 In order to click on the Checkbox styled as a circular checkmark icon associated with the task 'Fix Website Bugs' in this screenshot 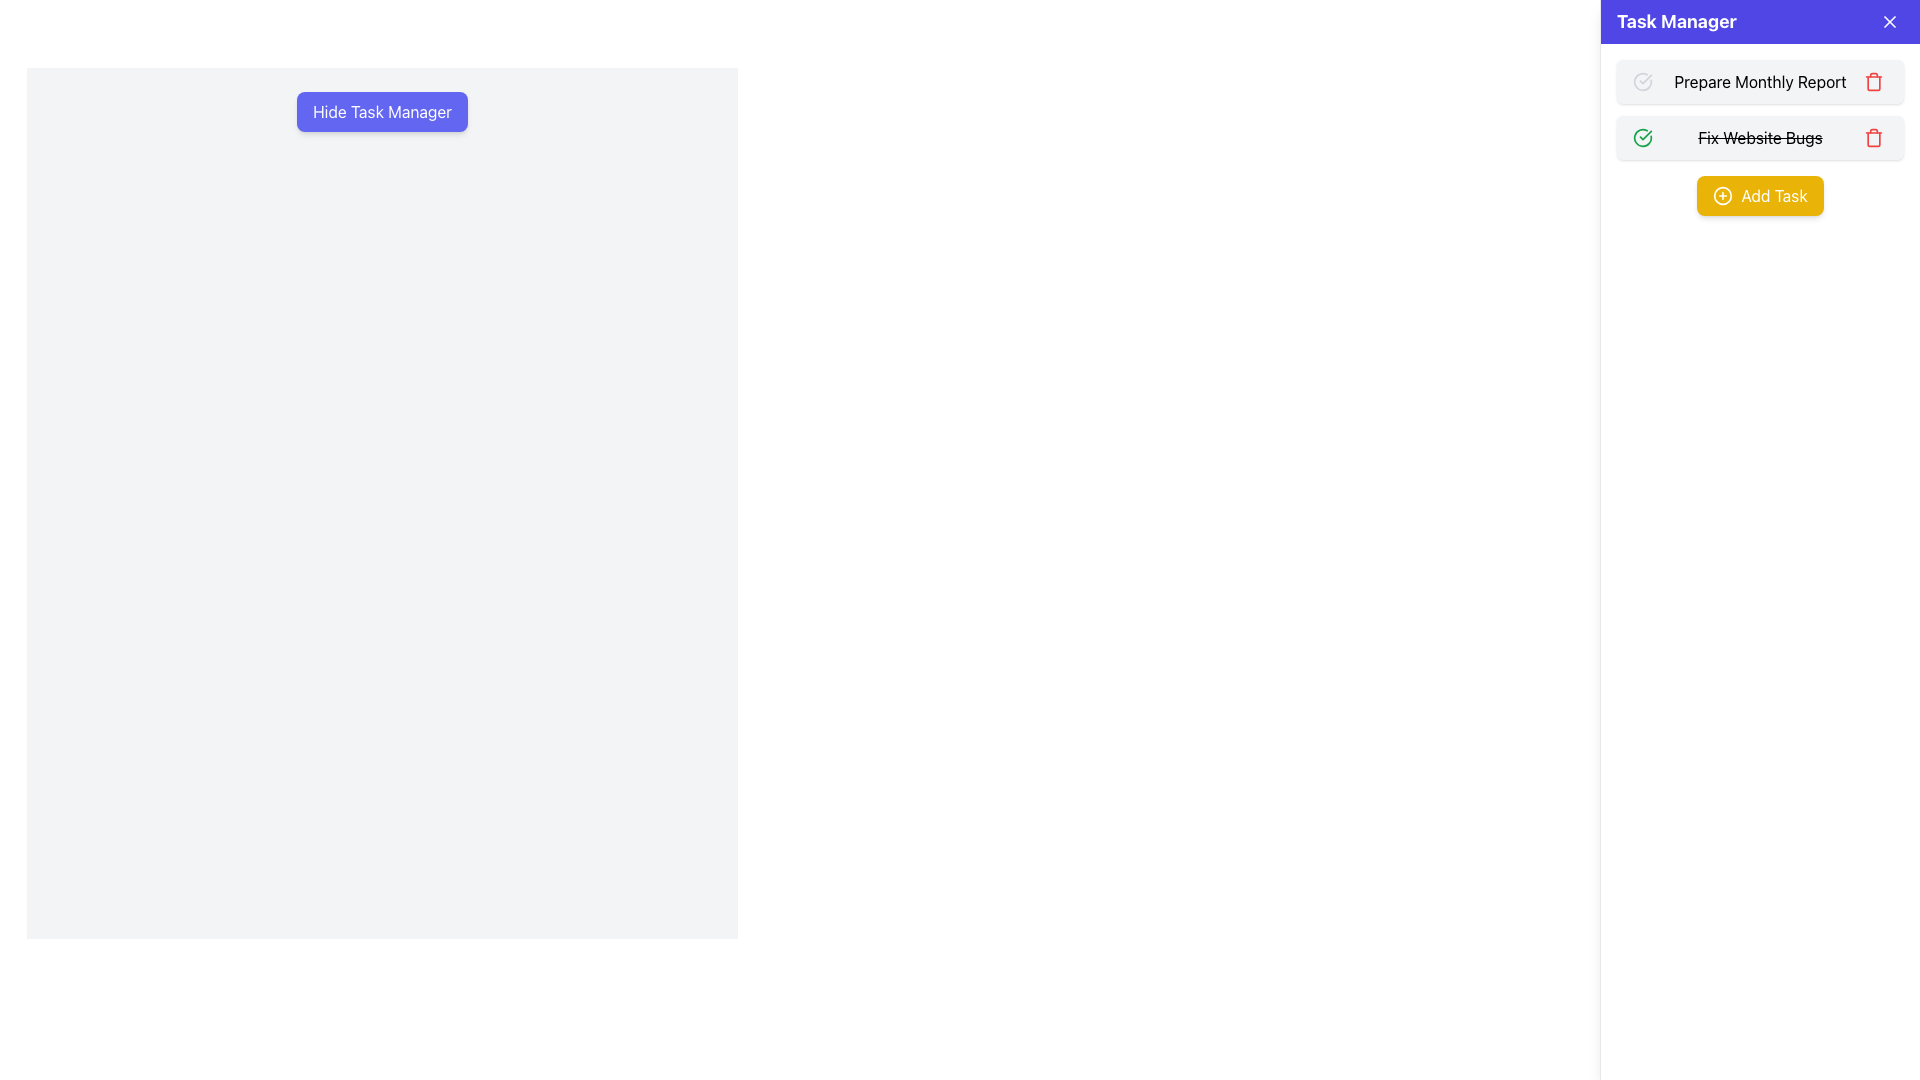, I will do `click(1642, 137)`.